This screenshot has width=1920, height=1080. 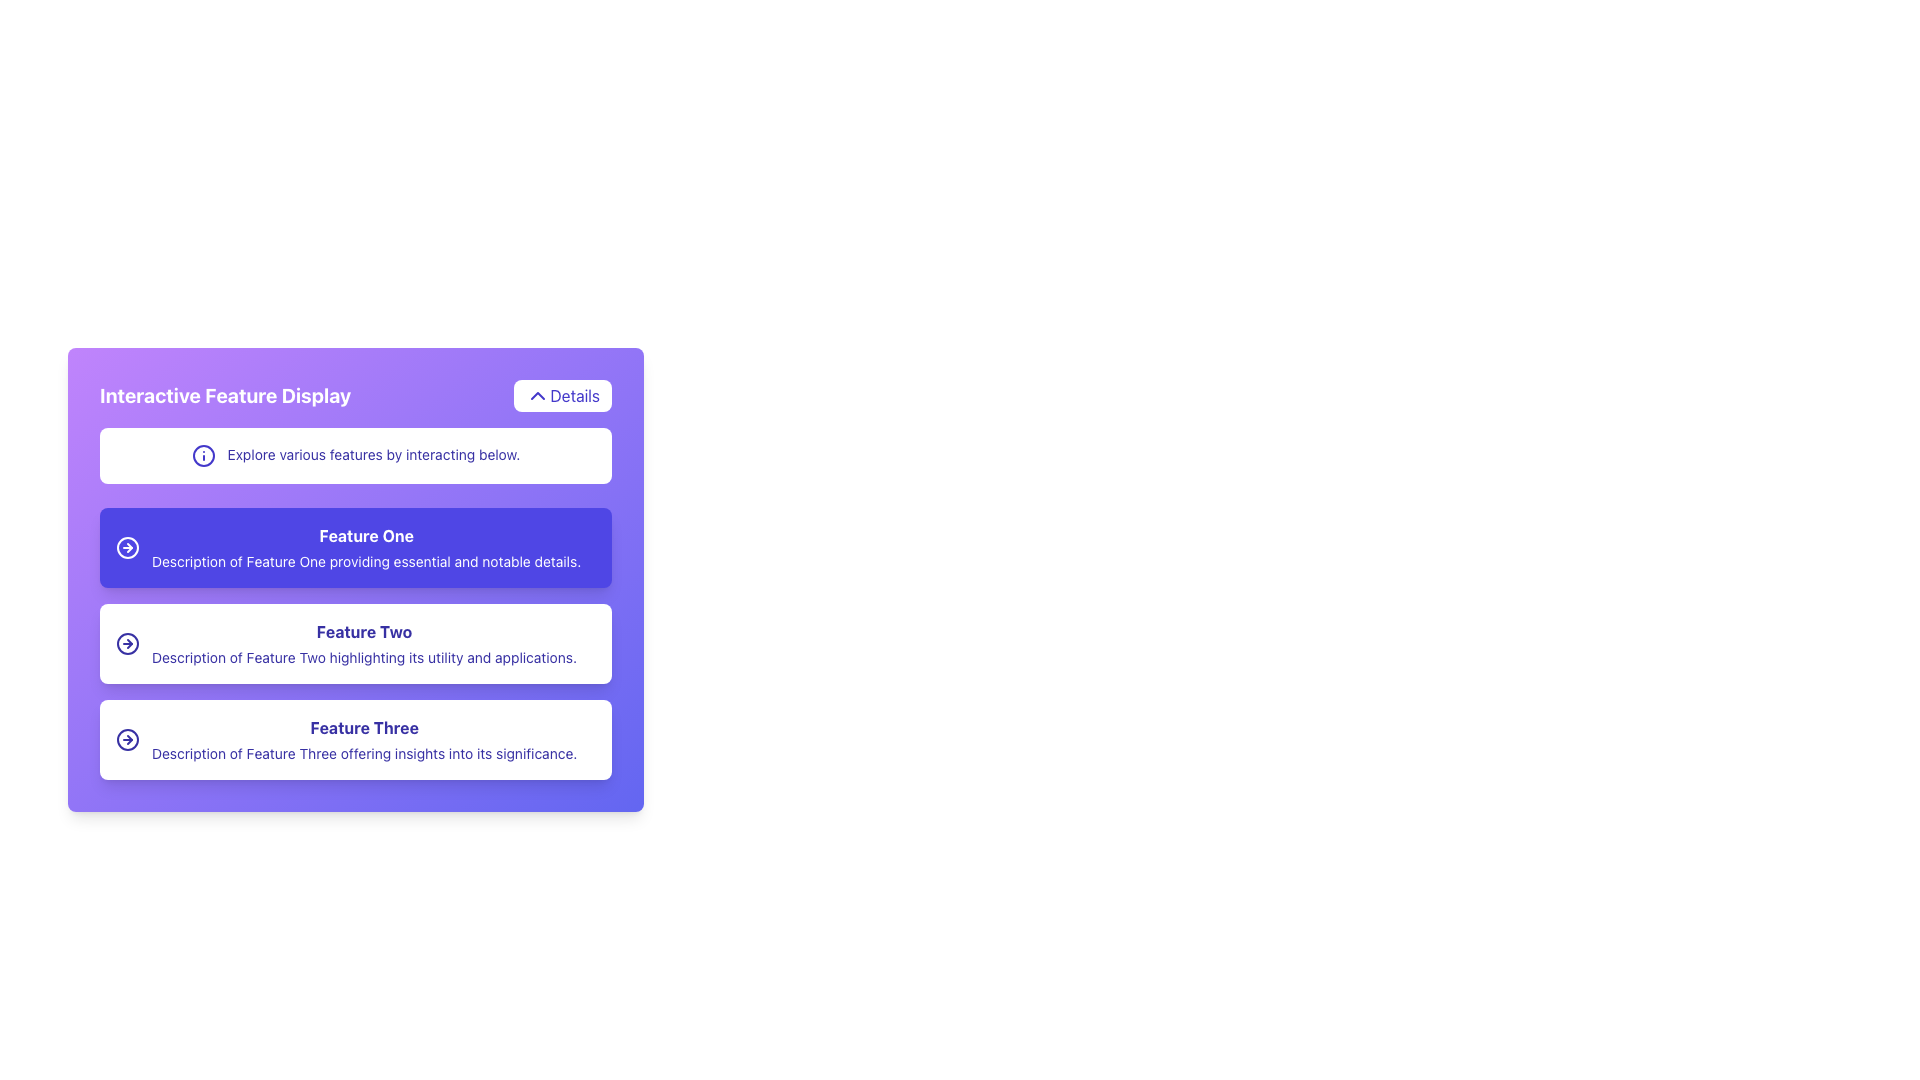 What do you see at coordinates (366, 562) in the screenshot?
I see `the static text element that provides details about 'Feature One', located beneath the bold text of the same name` at bounding box center [366, 562].